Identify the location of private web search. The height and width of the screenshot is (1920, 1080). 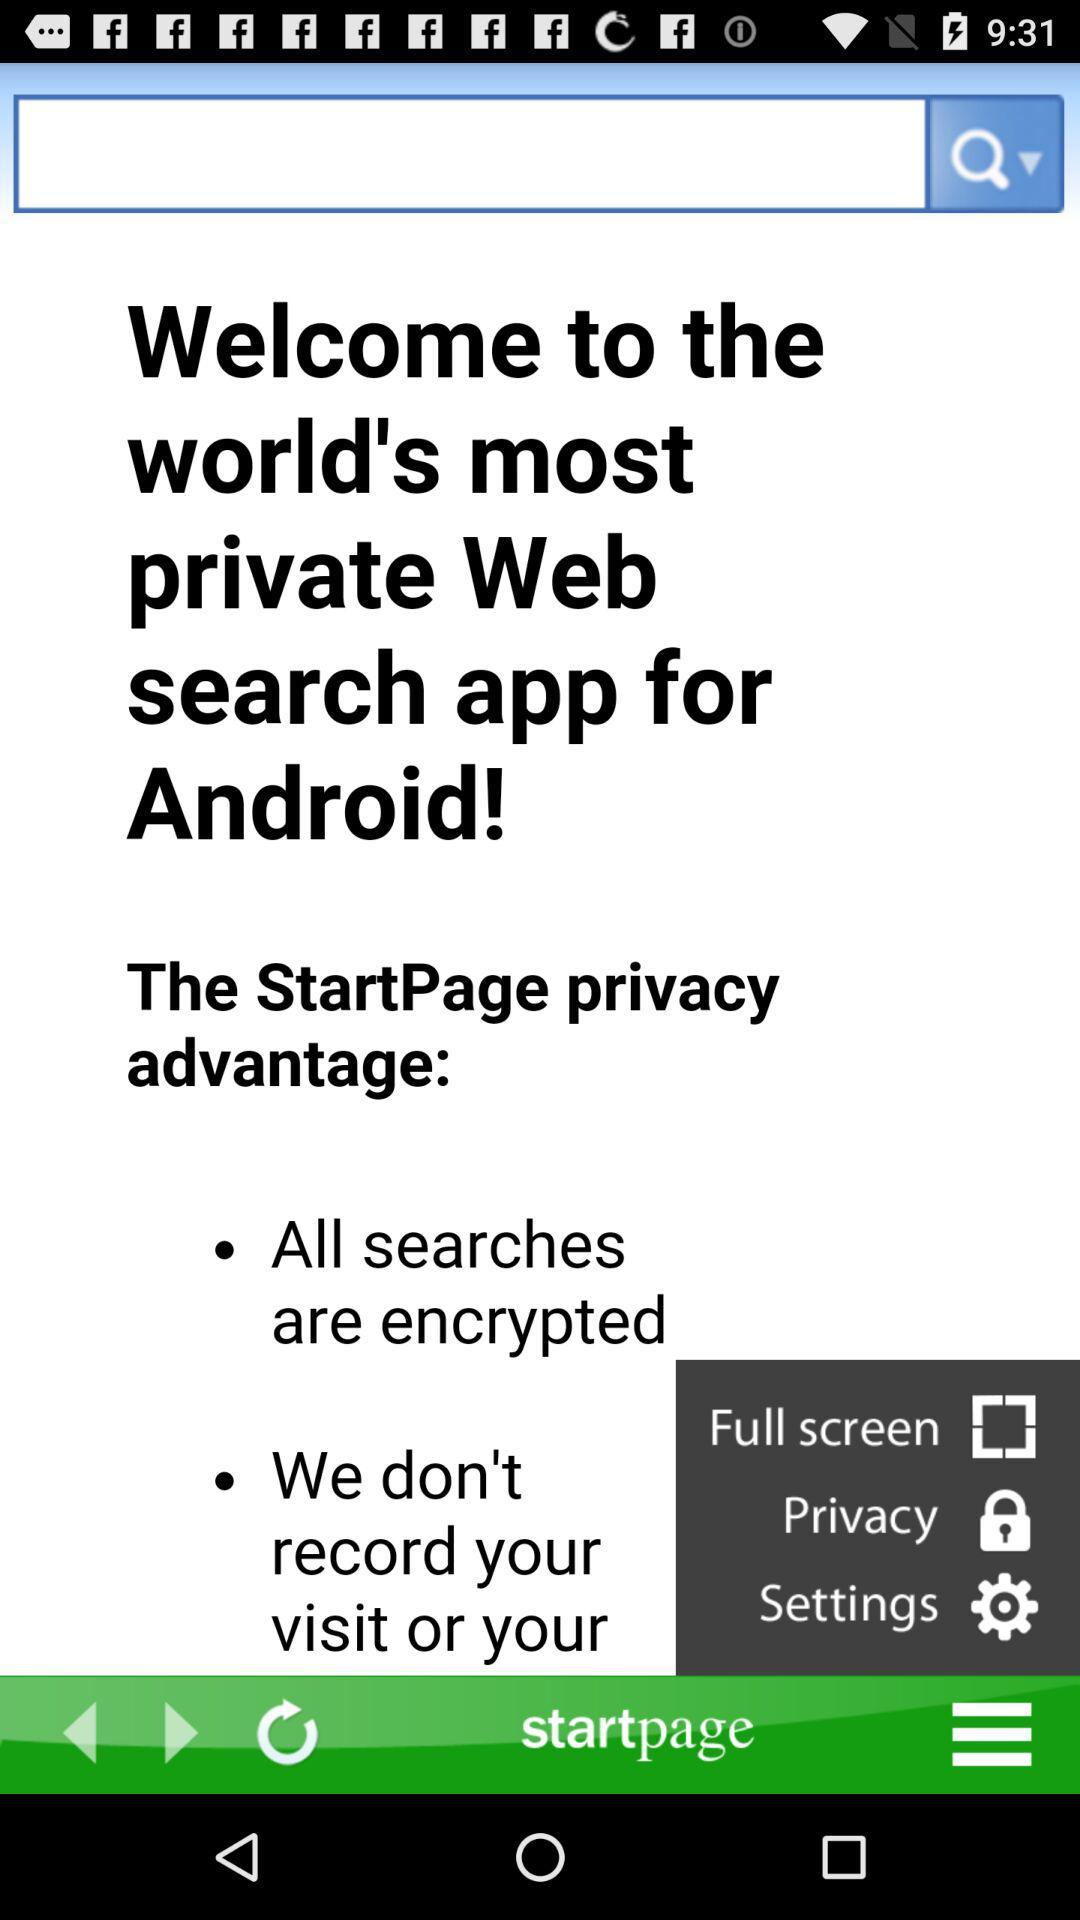
(471, 152).